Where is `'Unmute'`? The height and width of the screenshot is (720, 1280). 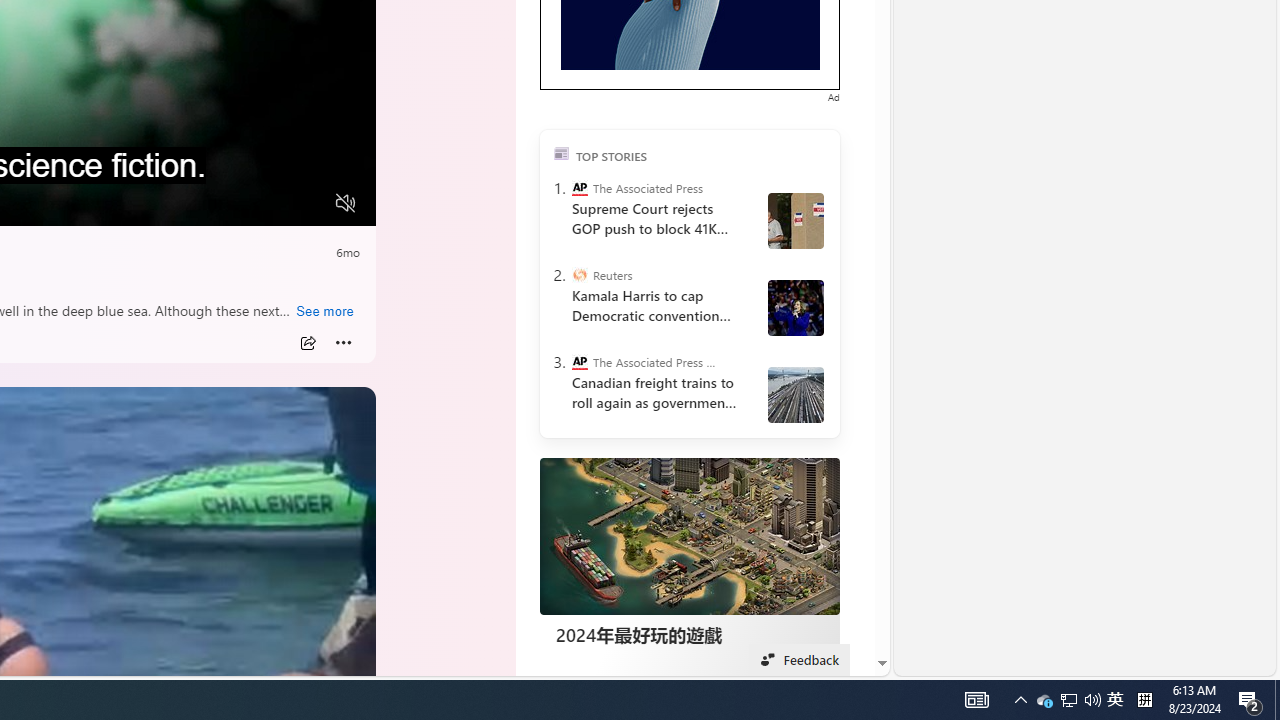
'Unmute' is located at coordinates (346, 203).